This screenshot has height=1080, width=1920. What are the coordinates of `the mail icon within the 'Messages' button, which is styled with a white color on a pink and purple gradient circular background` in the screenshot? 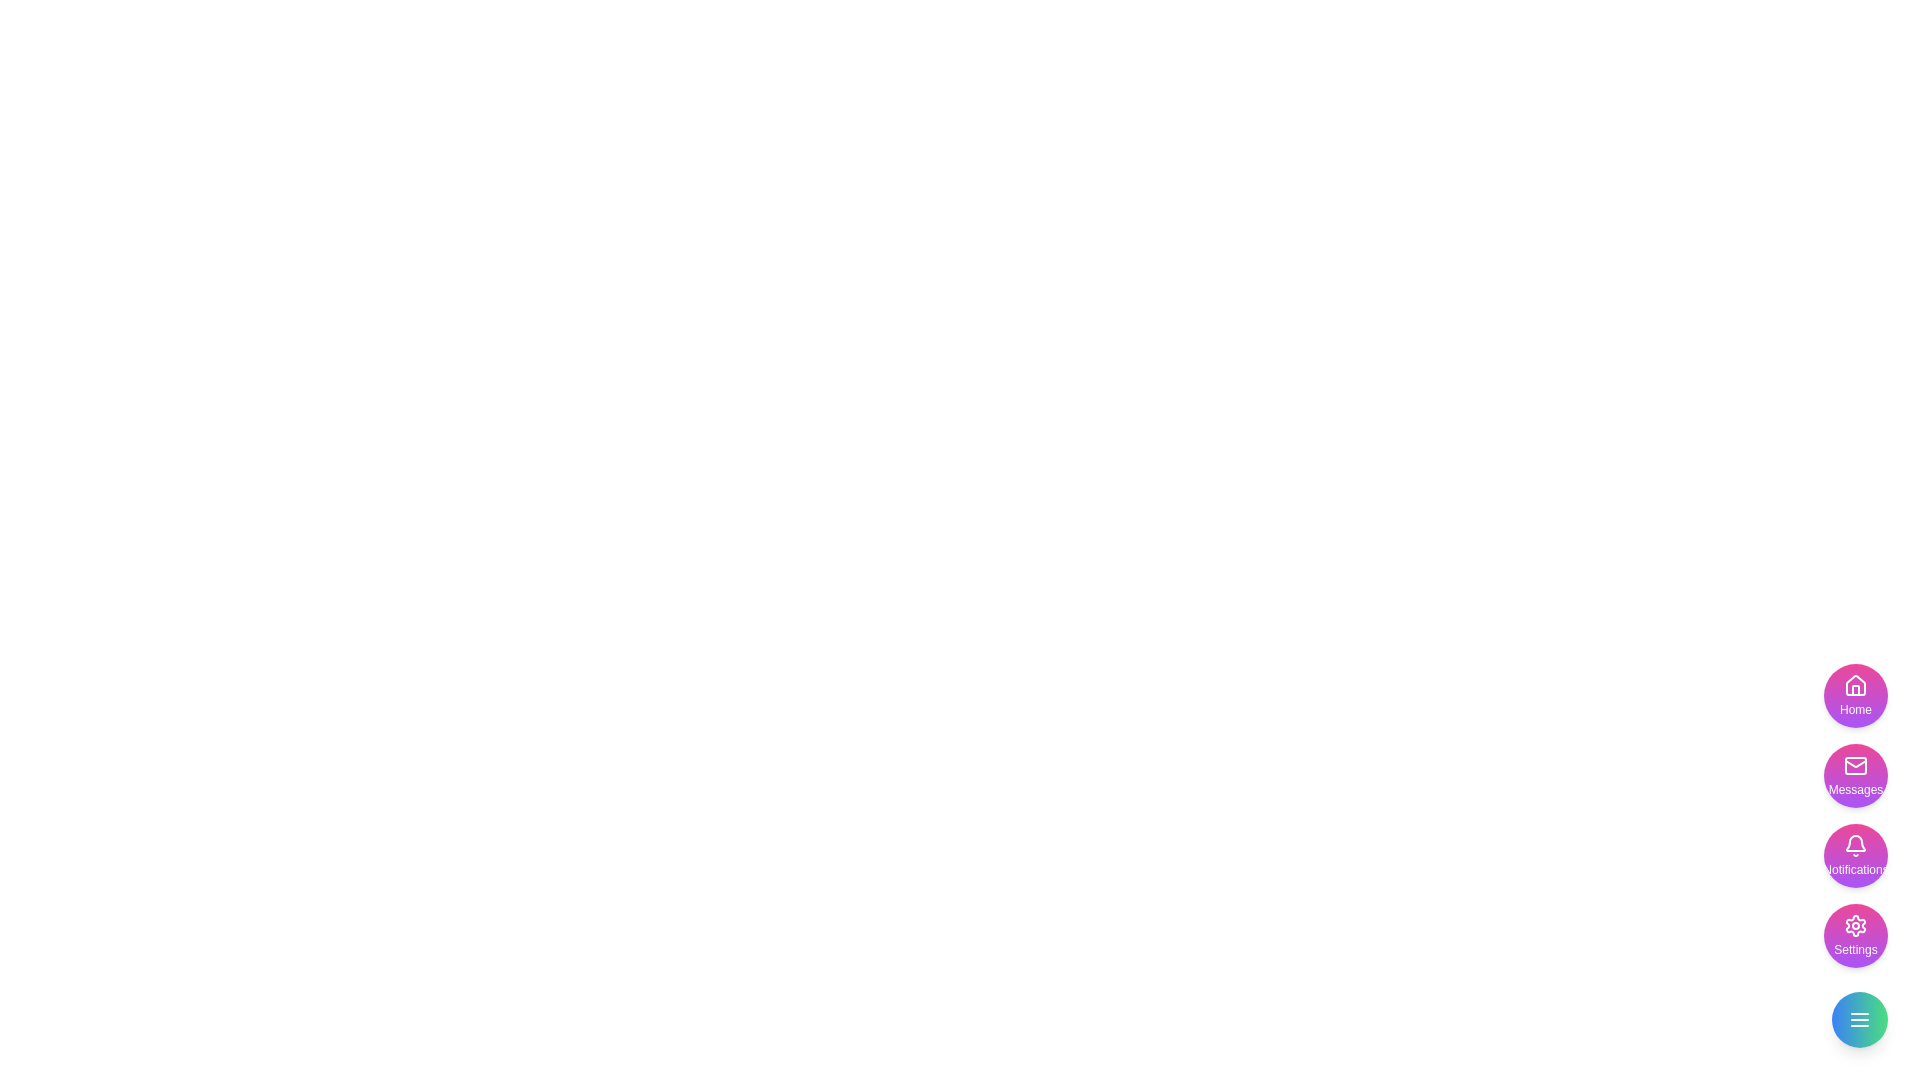 It's located at (1855, 765).